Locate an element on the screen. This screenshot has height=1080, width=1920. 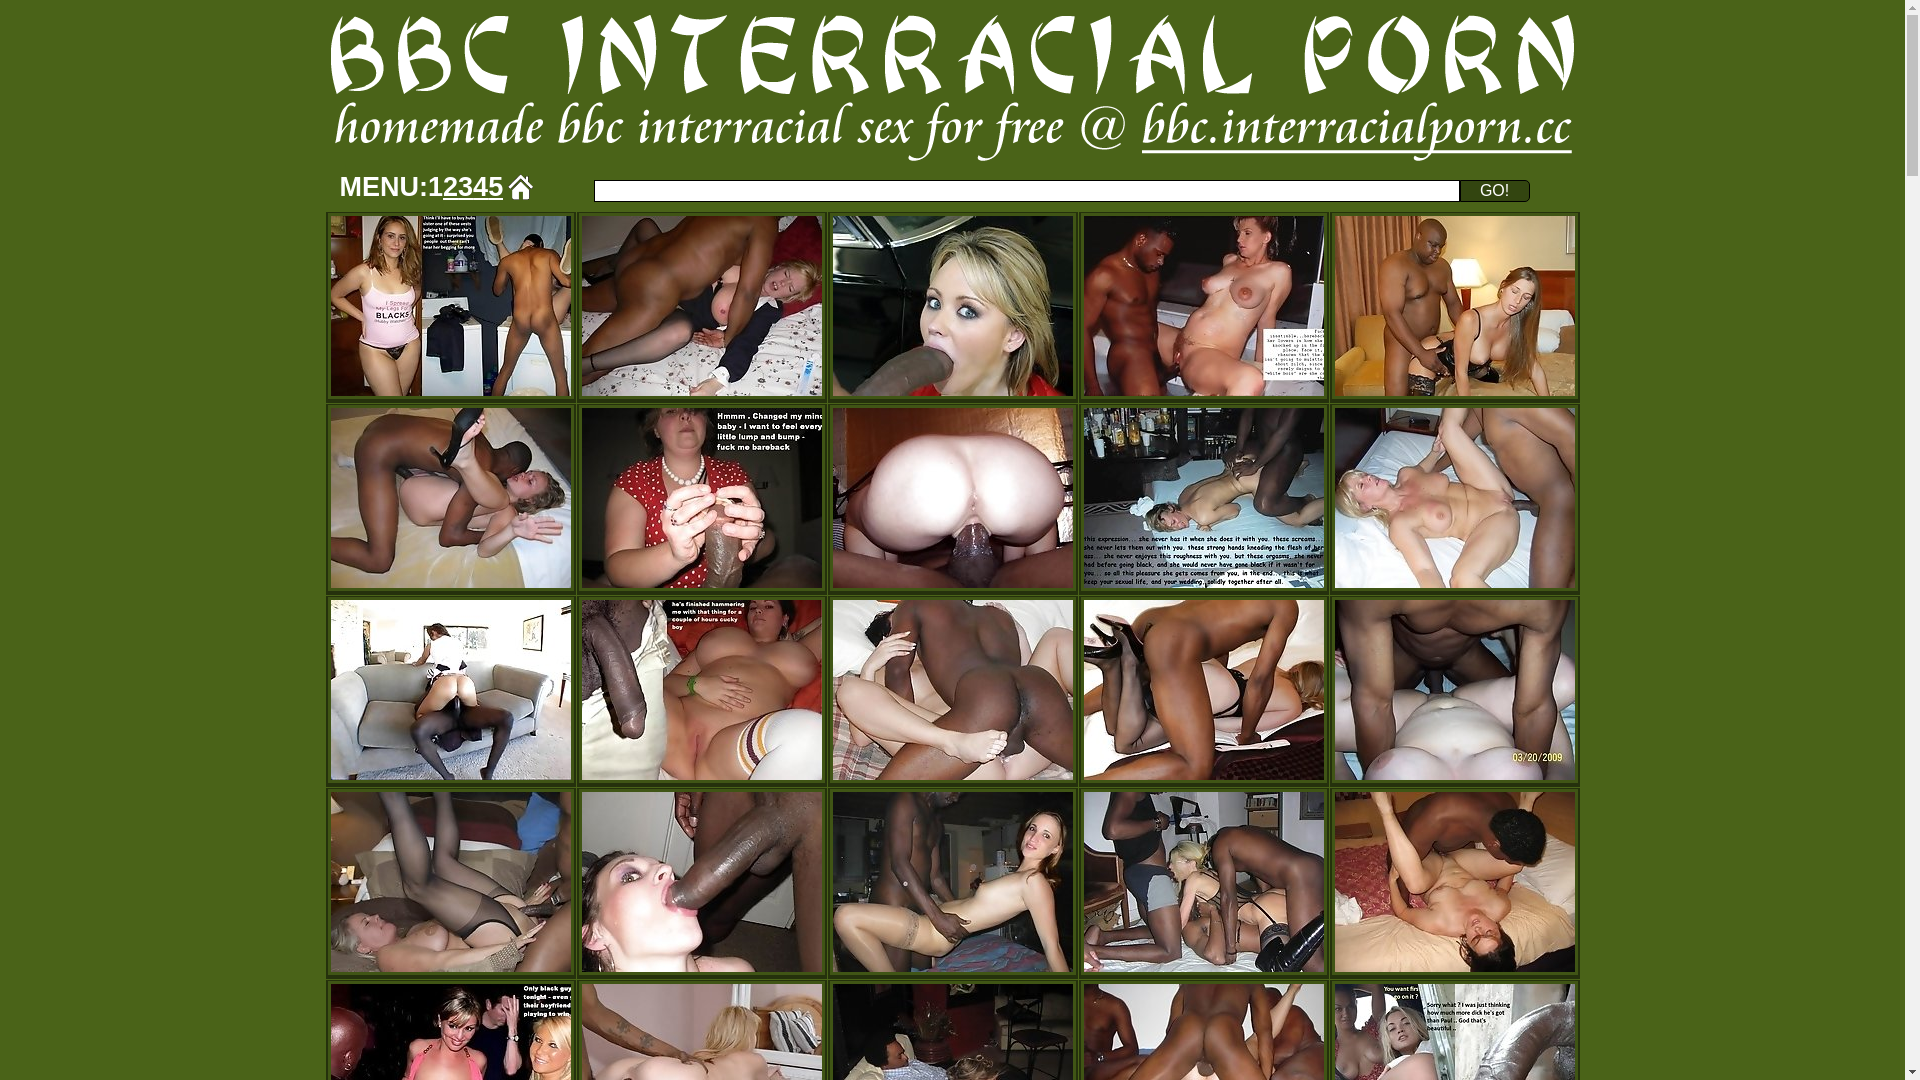
'Search' is located at coordinates (1027, 191).